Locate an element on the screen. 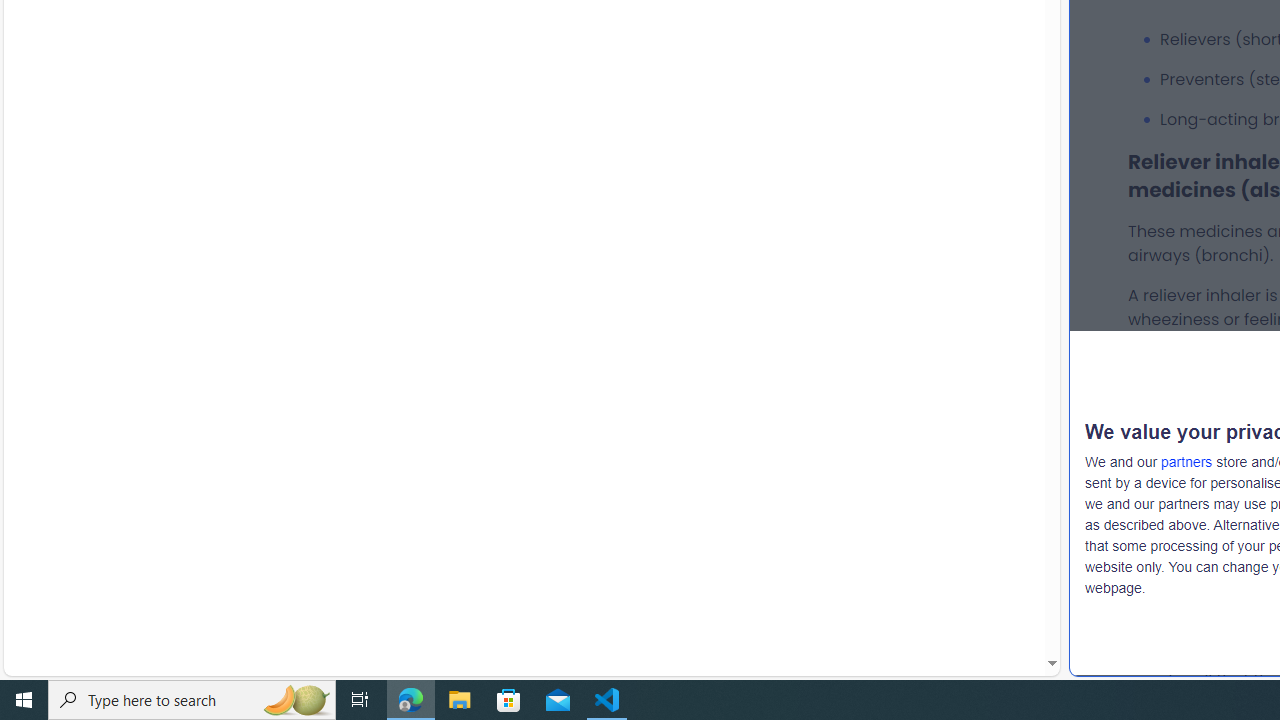 This screenshot has height=720, width=1280. 'partners' is located at coordinates (1187, 461).